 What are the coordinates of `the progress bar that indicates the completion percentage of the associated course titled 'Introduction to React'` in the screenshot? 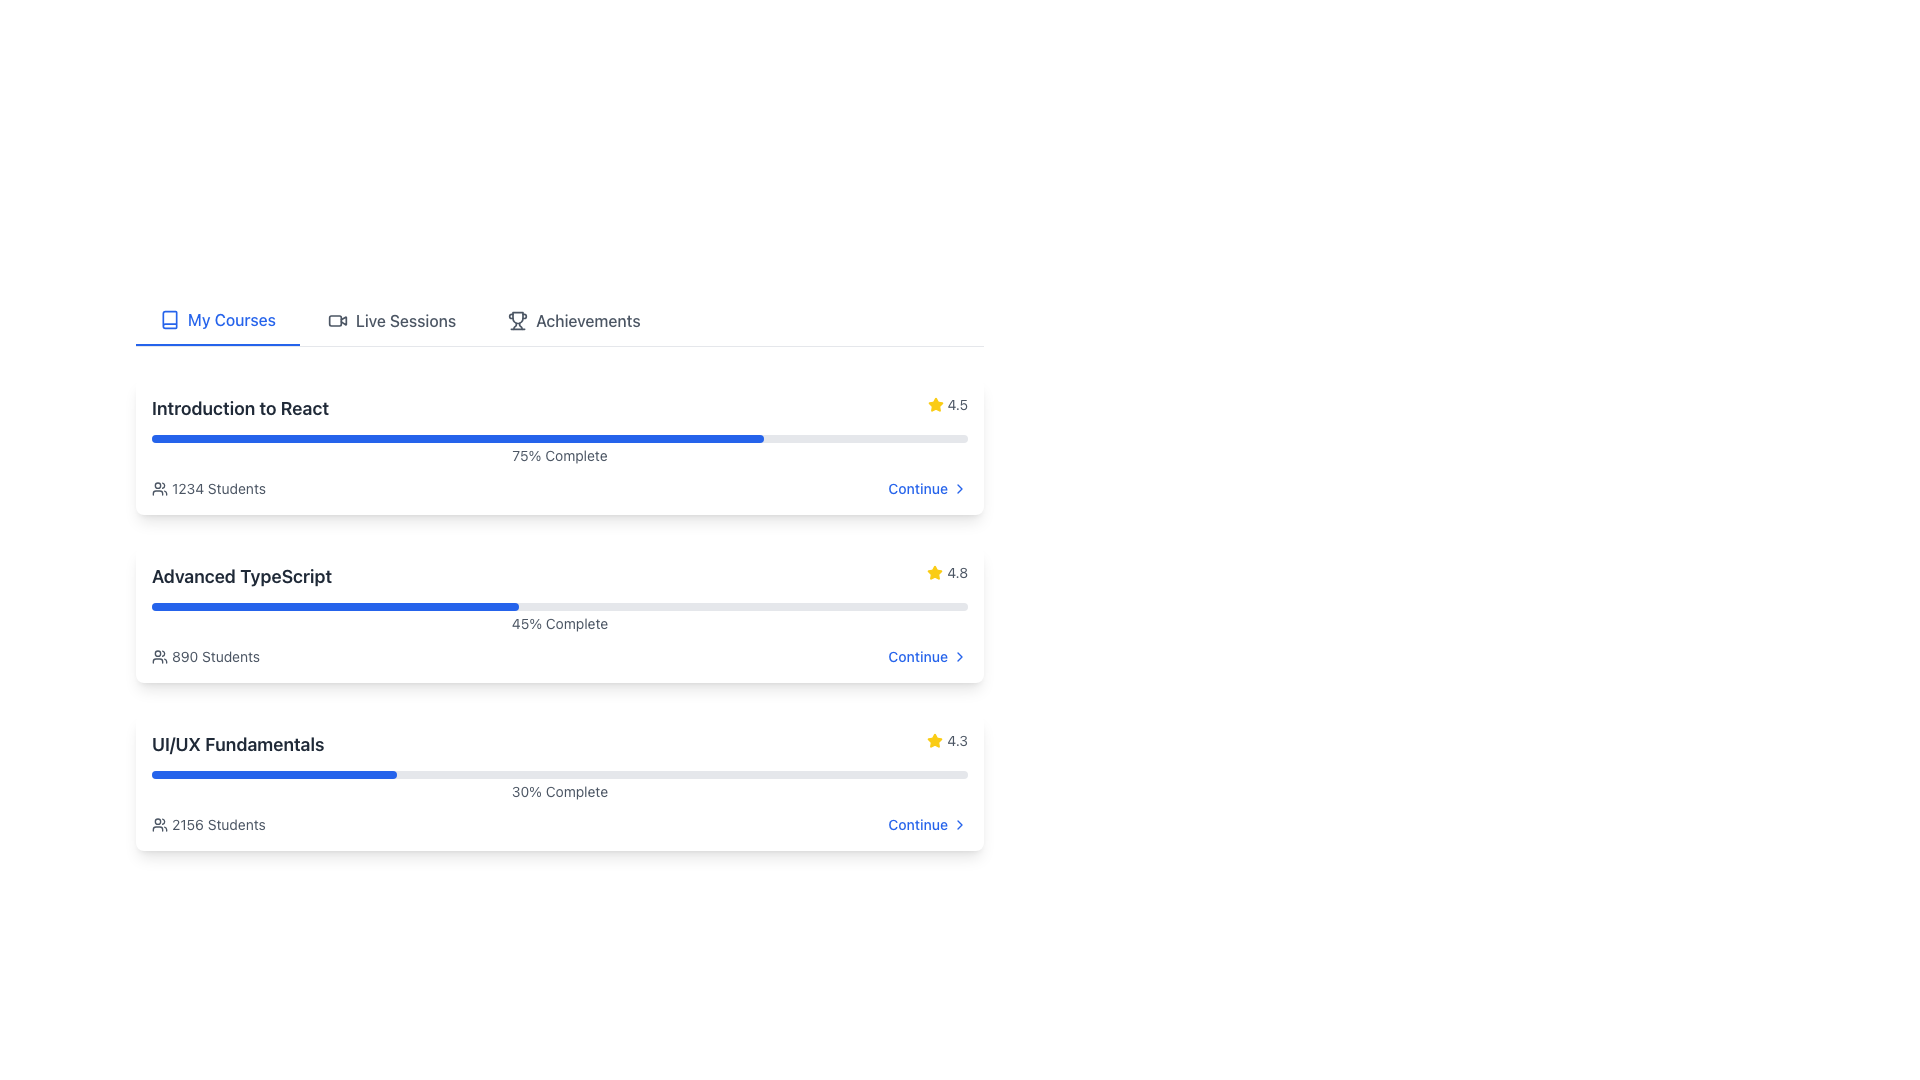 It's located at (560, 451).